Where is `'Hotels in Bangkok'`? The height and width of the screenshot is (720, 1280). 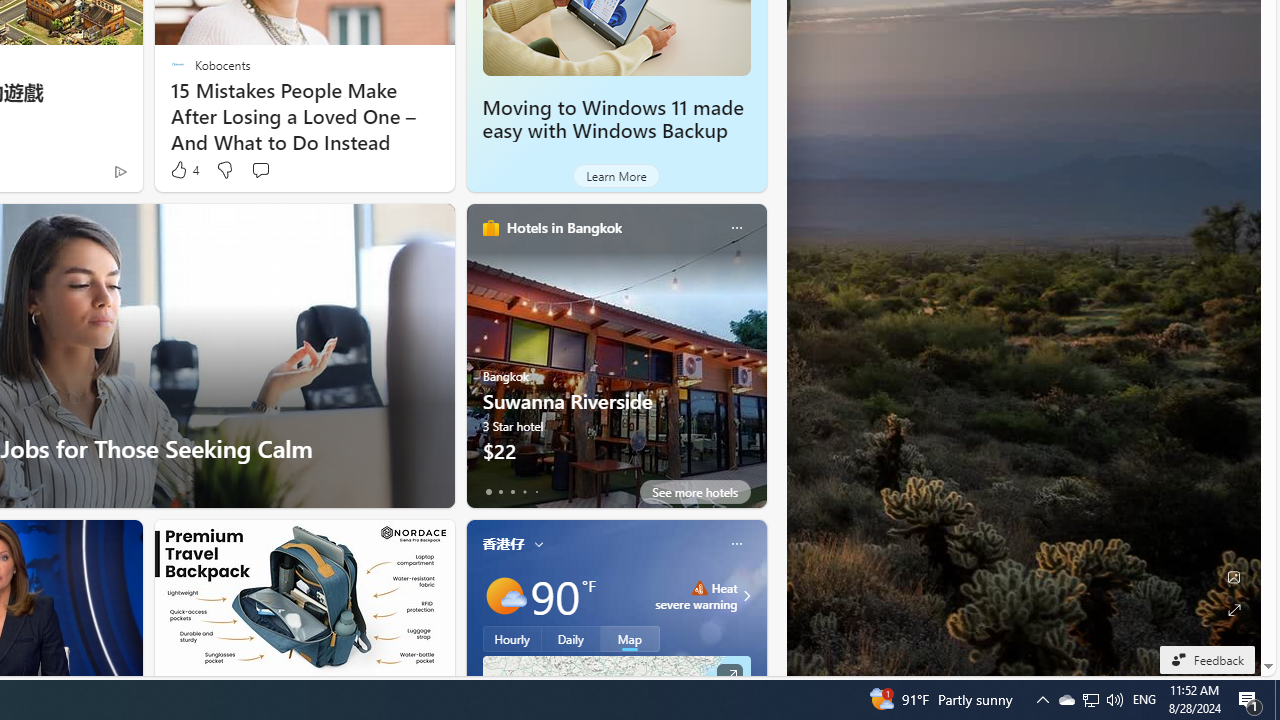 'Hotels in Bangkok' is located at coordinates (562, 226).